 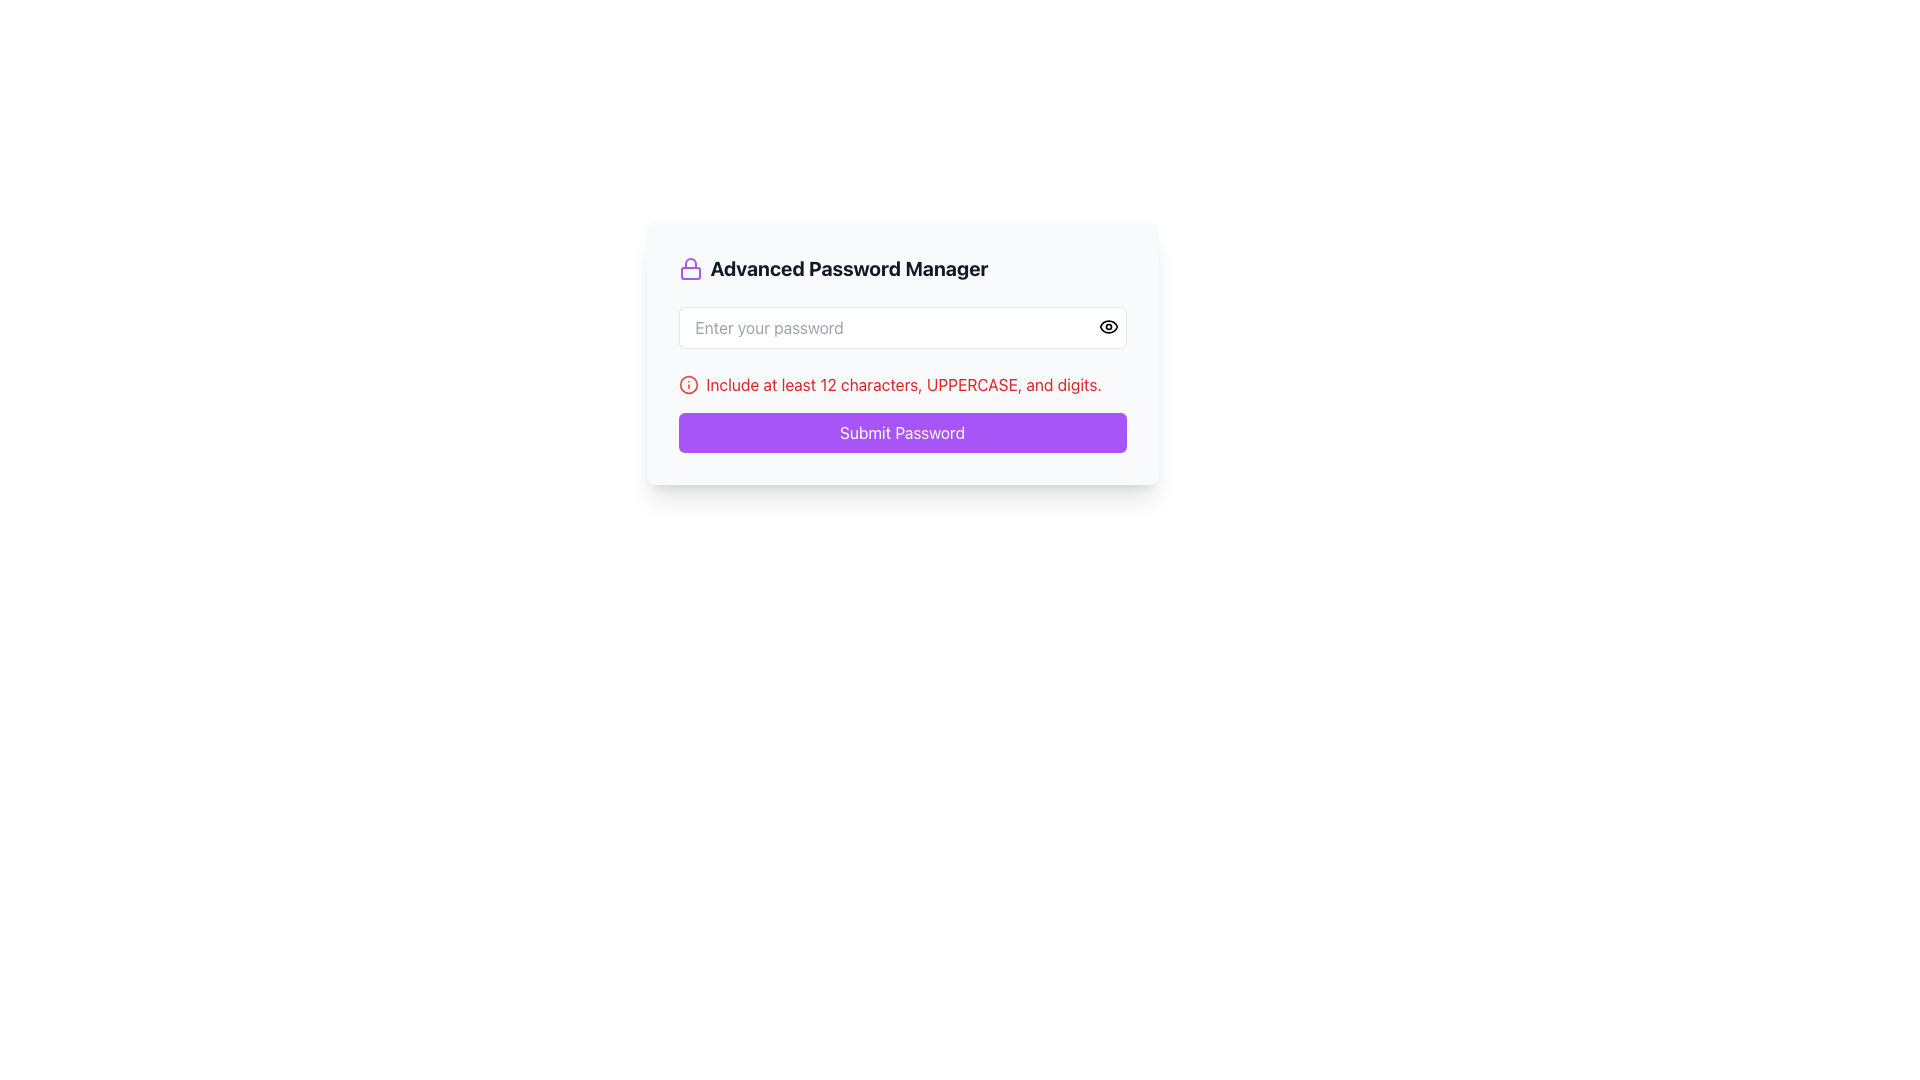 What do you see at coordinates (903, 385) in the screenshot?
I see `the Guidance Text located beneath the password input field and above the 'Submit Password' button, indicated by an icon for further information or warning` at bounding box center [903, 385].